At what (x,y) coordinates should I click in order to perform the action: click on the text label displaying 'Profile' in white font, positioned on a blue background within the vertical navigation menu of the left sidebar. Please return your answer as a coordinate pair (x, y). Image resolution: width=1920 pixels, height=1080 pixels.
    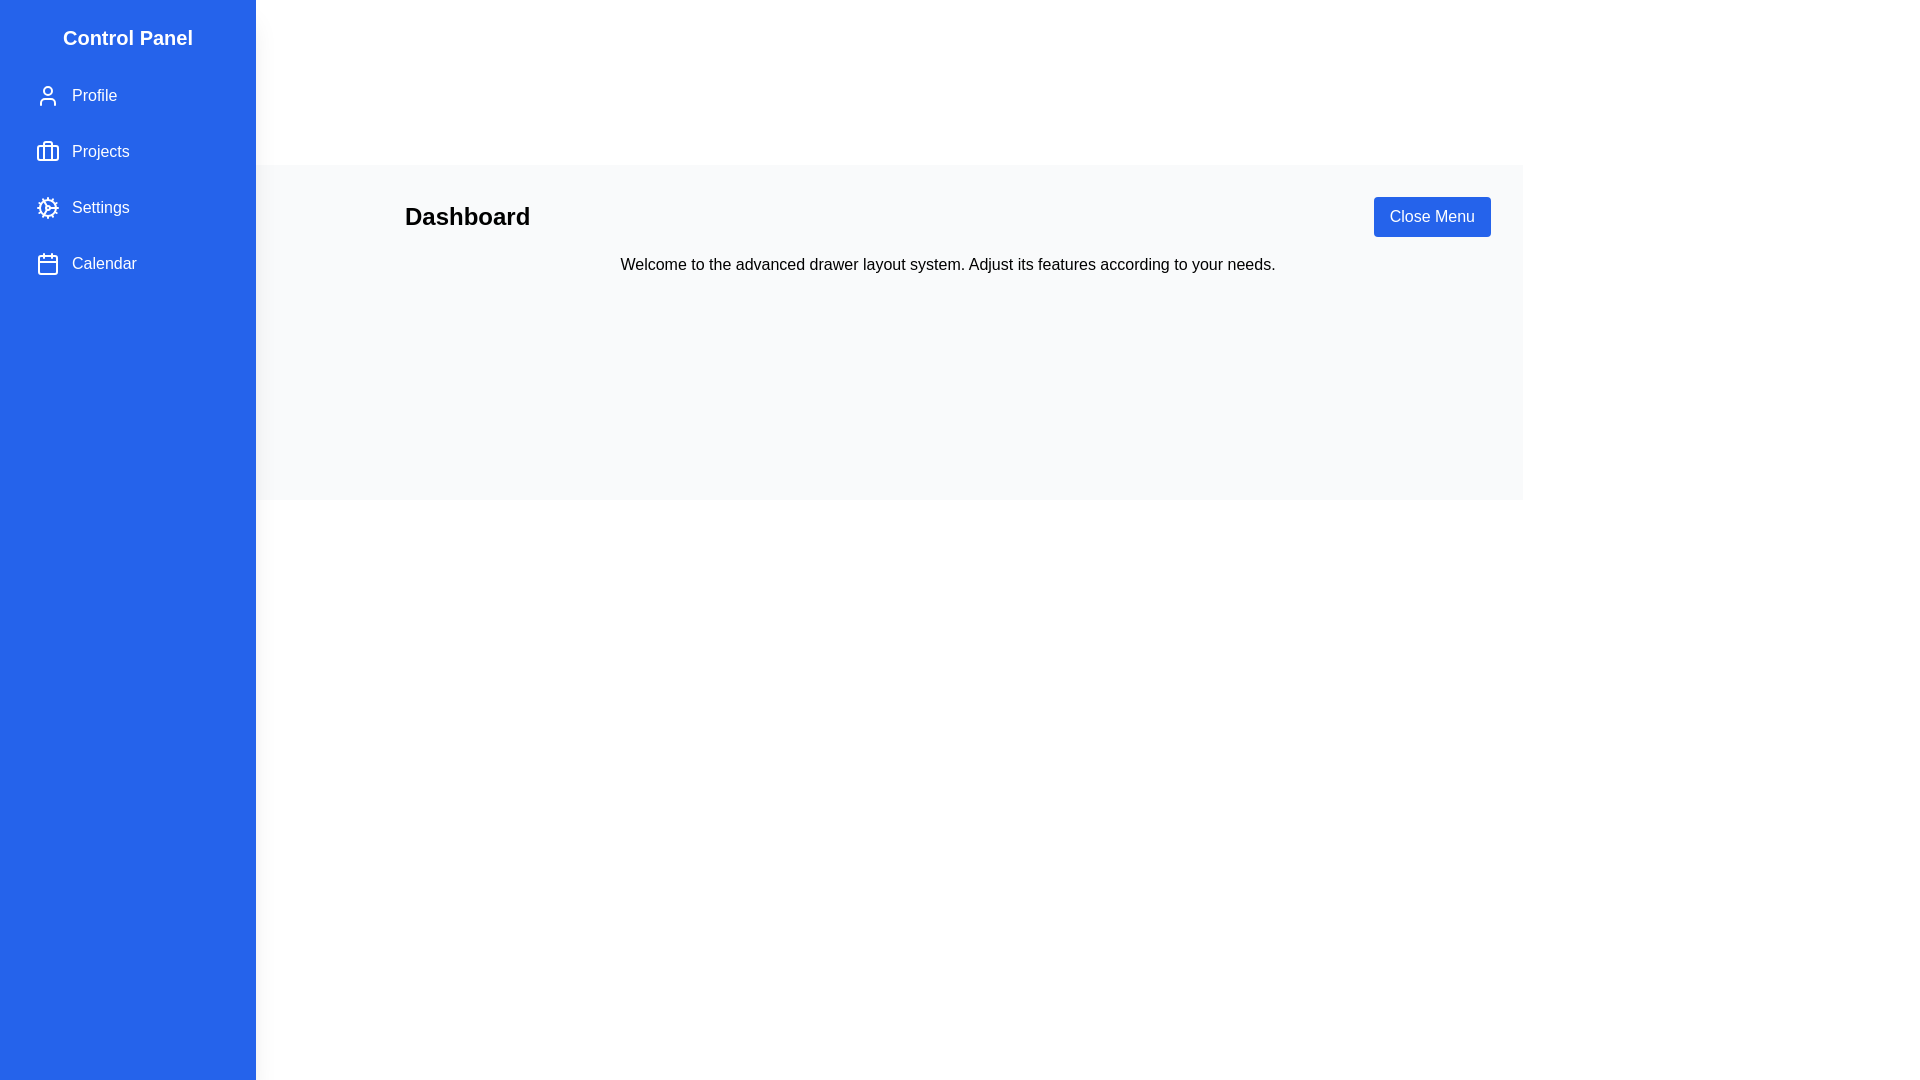
    Looking at the image, I should click on (93, 96).